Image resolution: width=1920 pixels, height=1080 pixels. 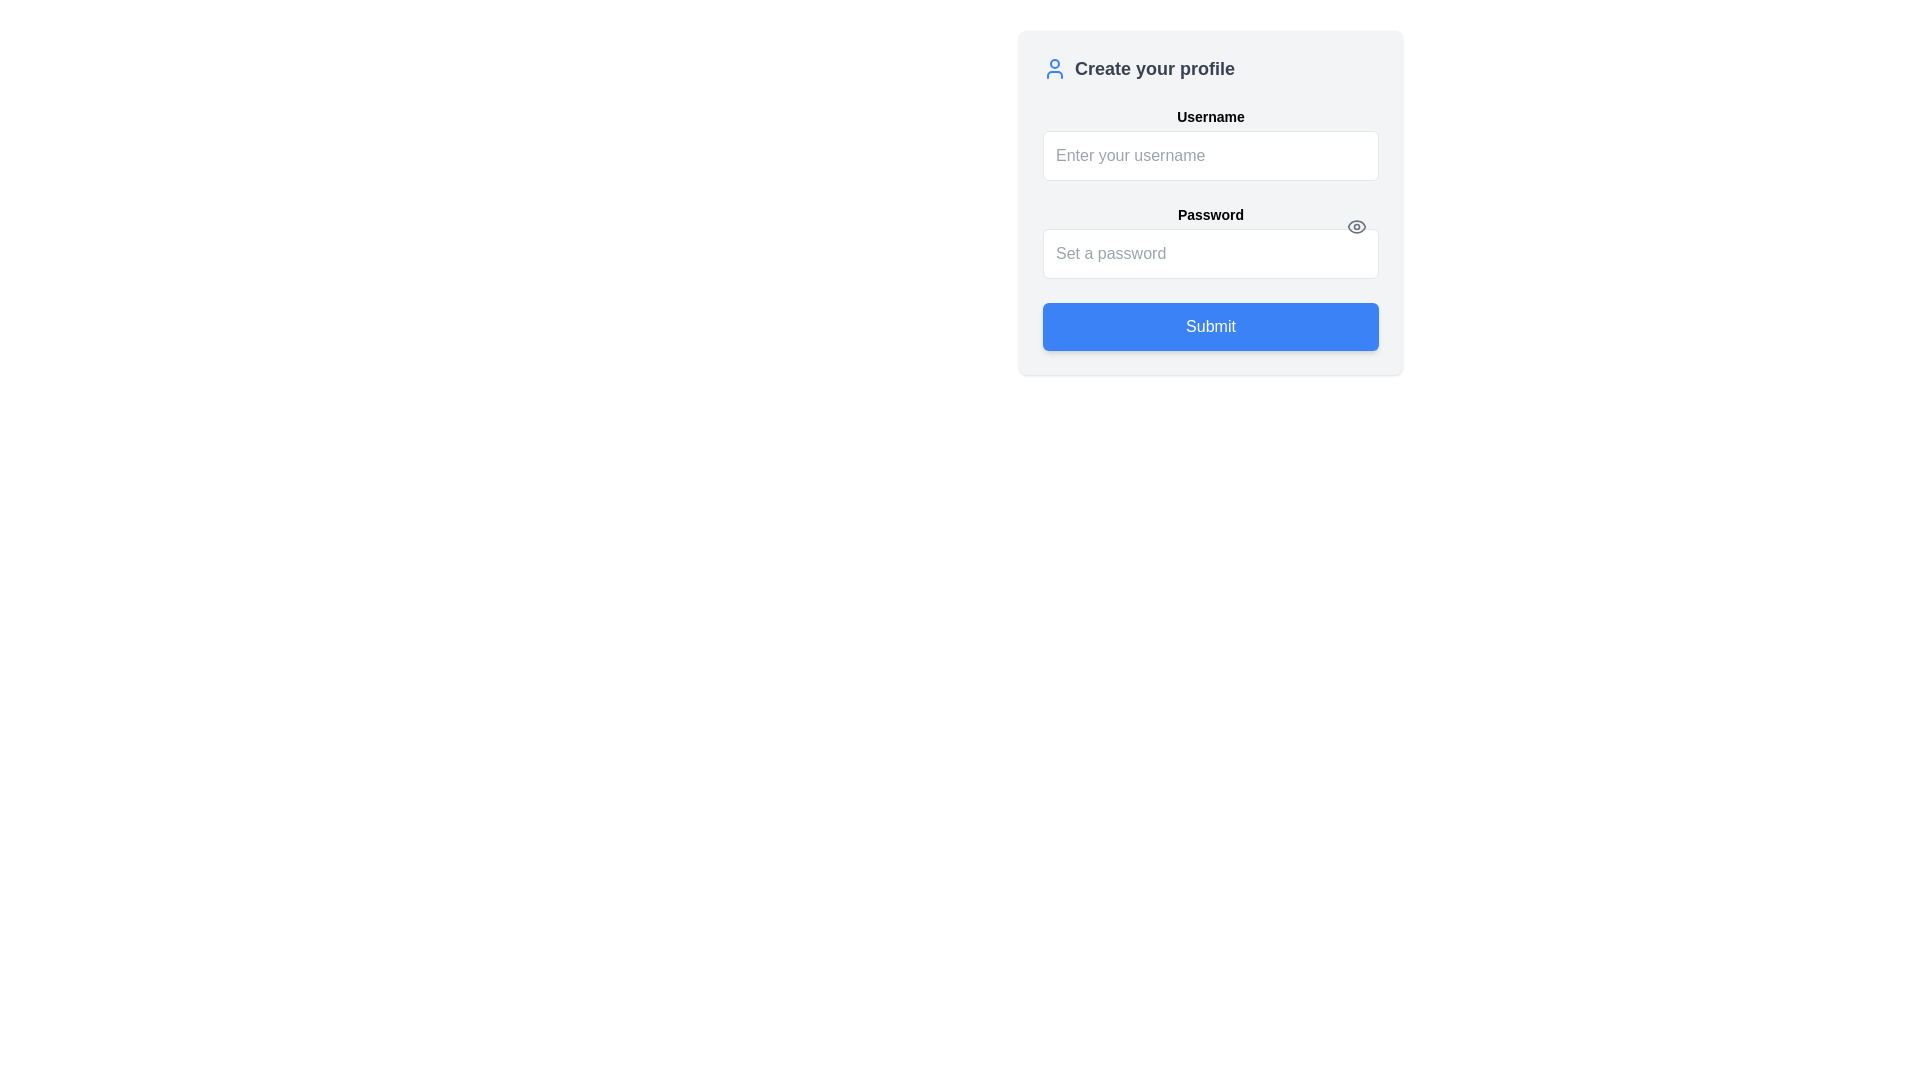 What do you see at coordinates (1209, 241) in the screenshot?
I see `the password input field labeled 'Password' to potentially see interactive styling changes` at bounding box center [1209, 241].